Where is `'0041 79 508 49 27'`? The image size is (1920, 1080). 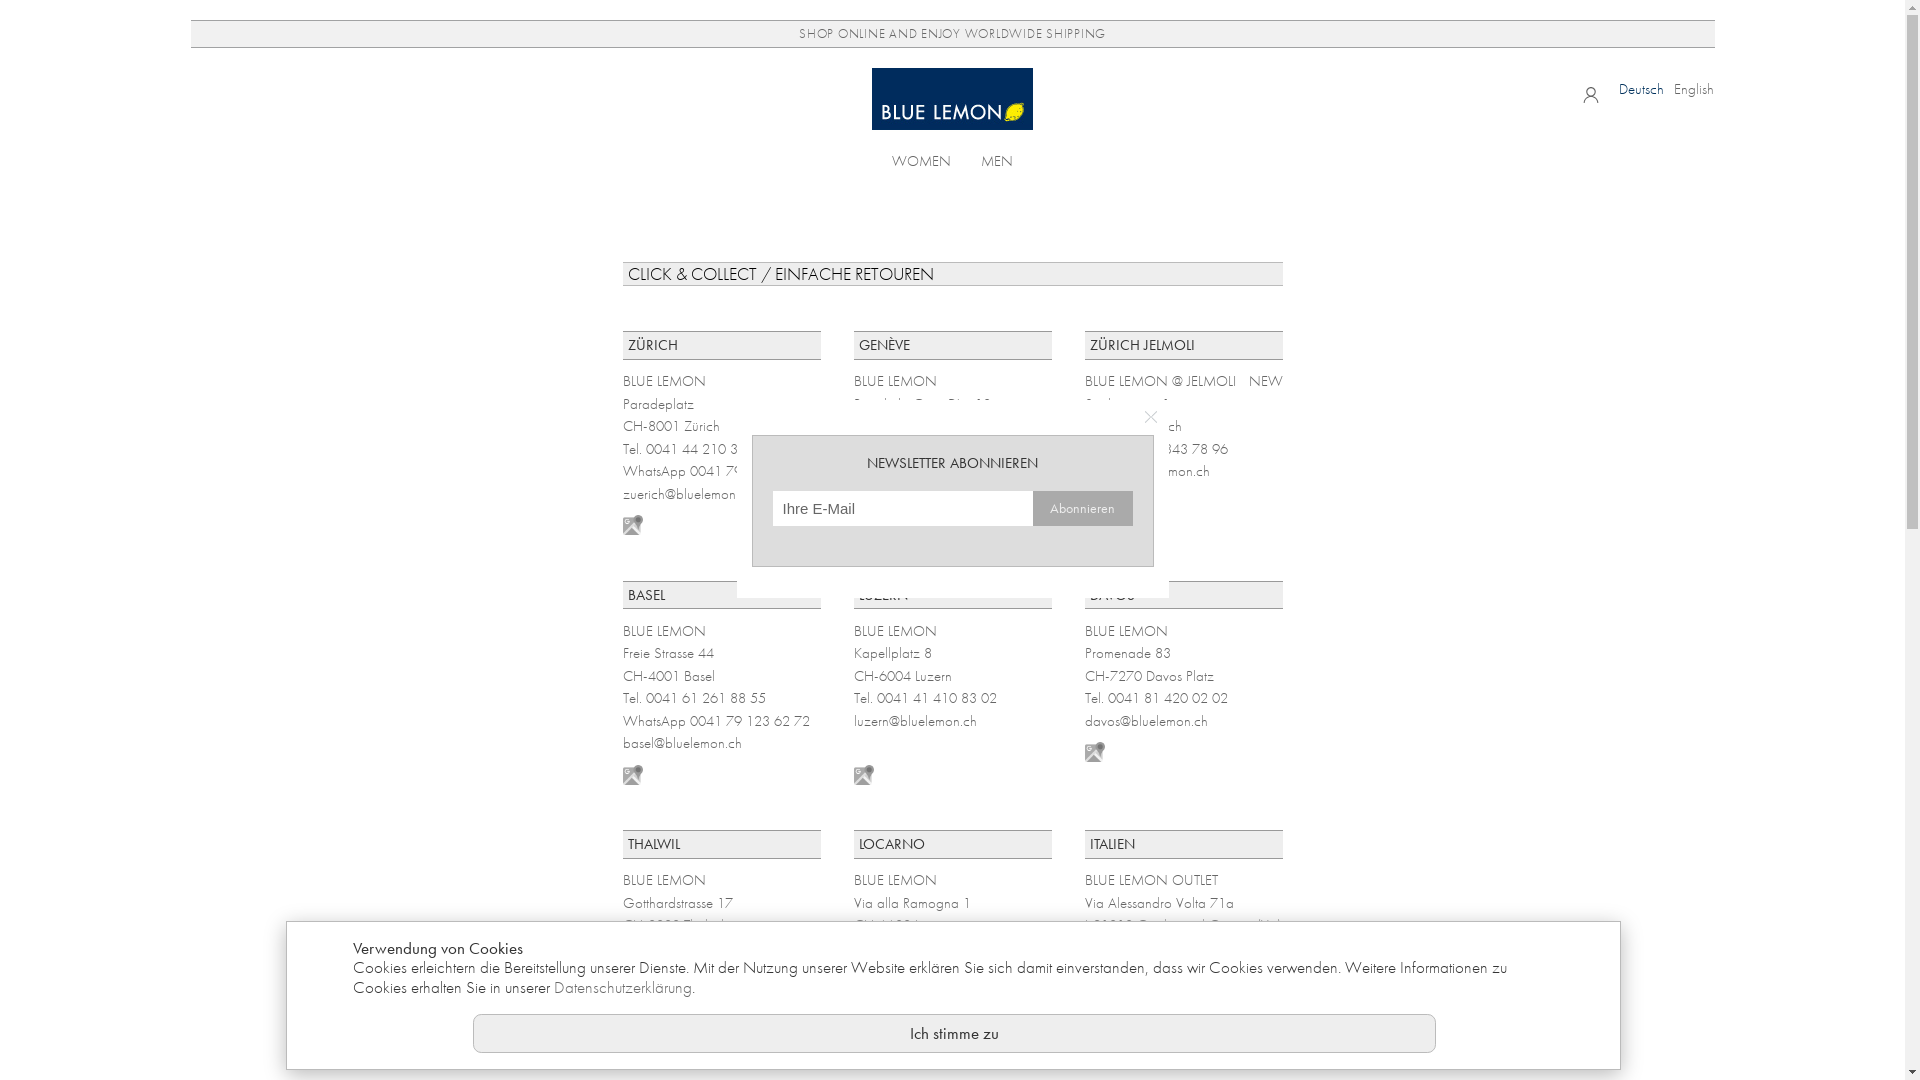
'0041 79 508 49 27' is located at coordinates (979, 470).